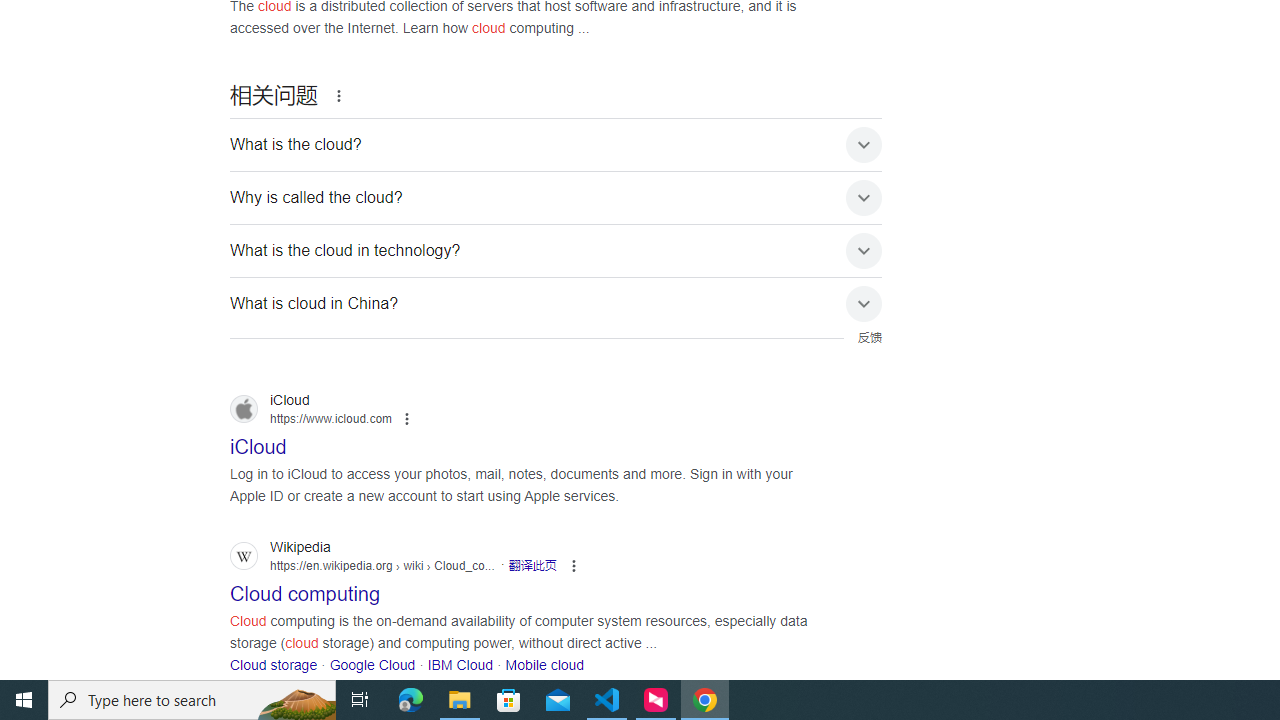 The height and width of the screenshot is (720, 1280). Describe the element at coordinates (459, 665) in the screenshot. I see `'IBM Cloud'` at that location.